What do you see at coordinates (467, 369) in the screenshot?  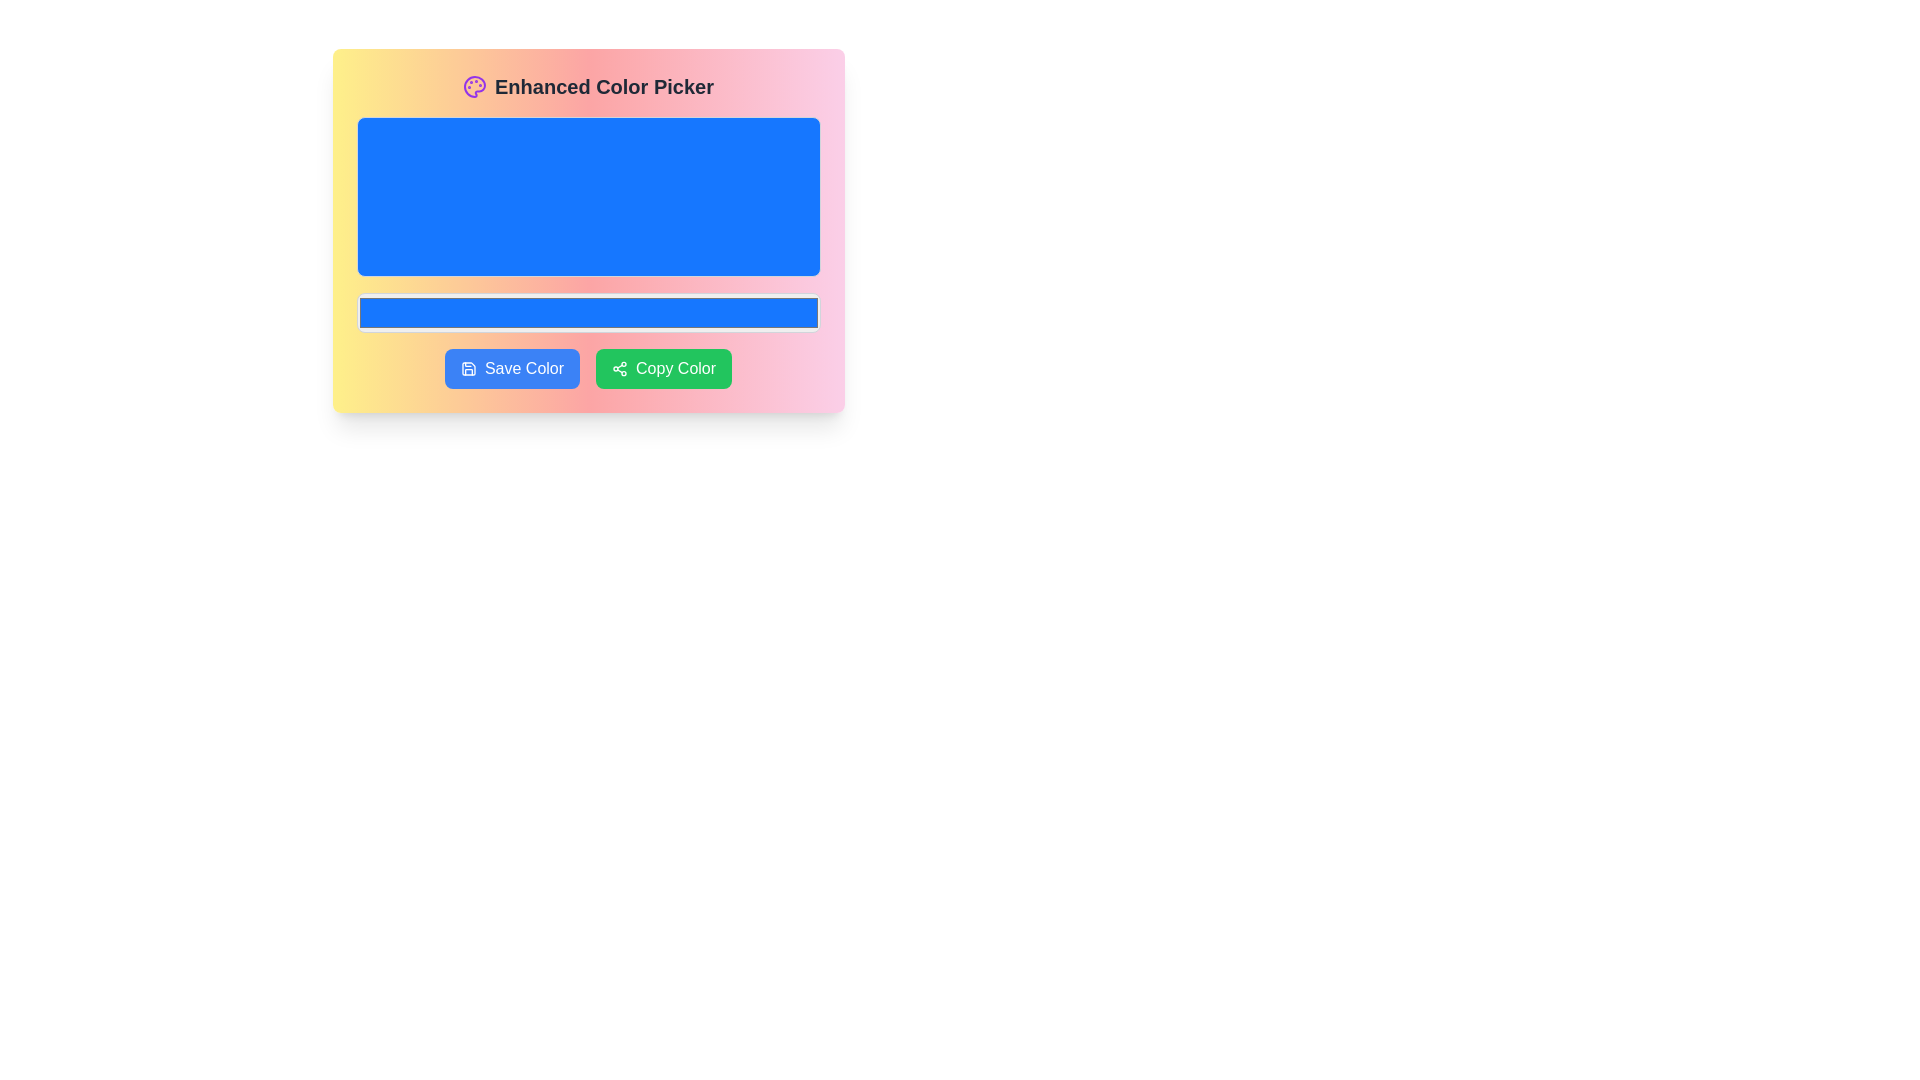 I see `the save icon located to the left of the 'Save Color' text label, which represents the file or save functionality` at bounding box center [467, 369].